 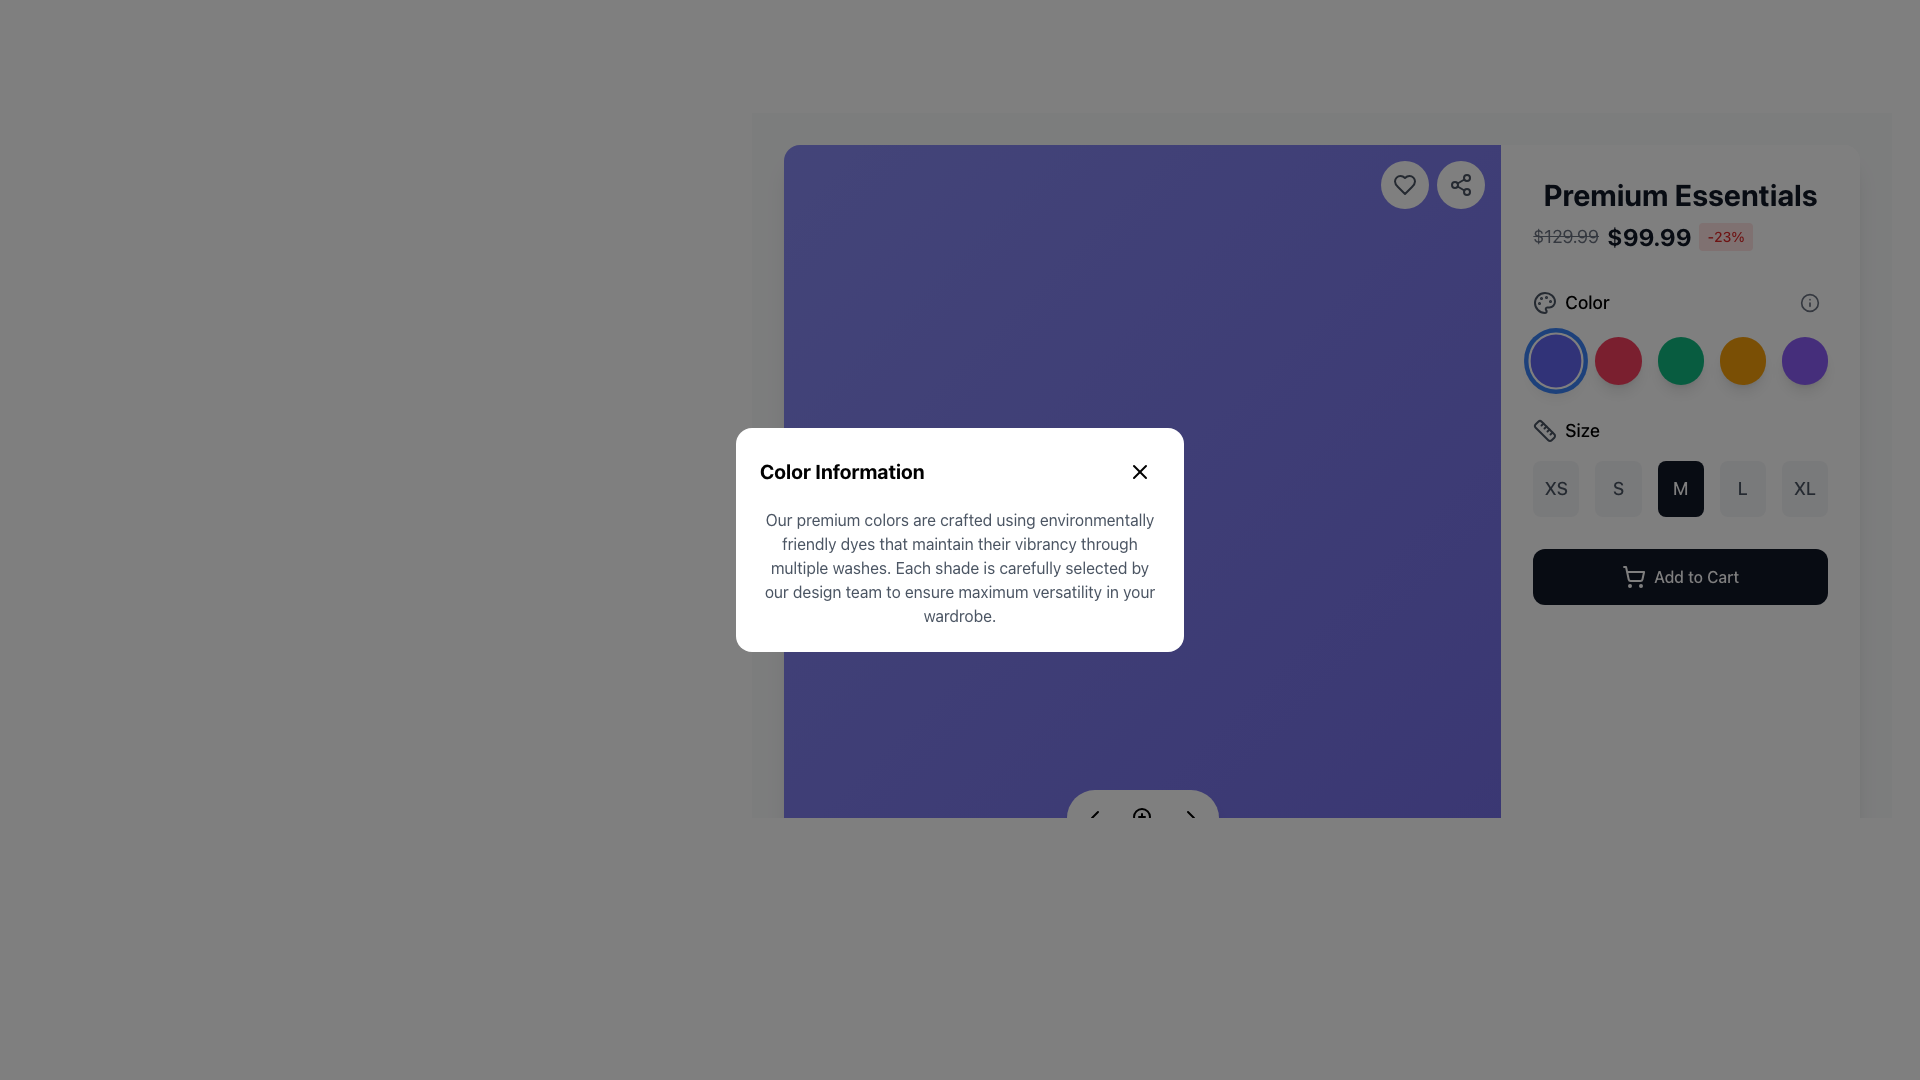 What do you see at coordinates (1680, 577) in the screenshot?
I see `the 'Add to Cart' button, which is a rectangular button with a black background and a white shopping cart icon, located at the bottom of the product details card` at bounding box center [1680, 577].